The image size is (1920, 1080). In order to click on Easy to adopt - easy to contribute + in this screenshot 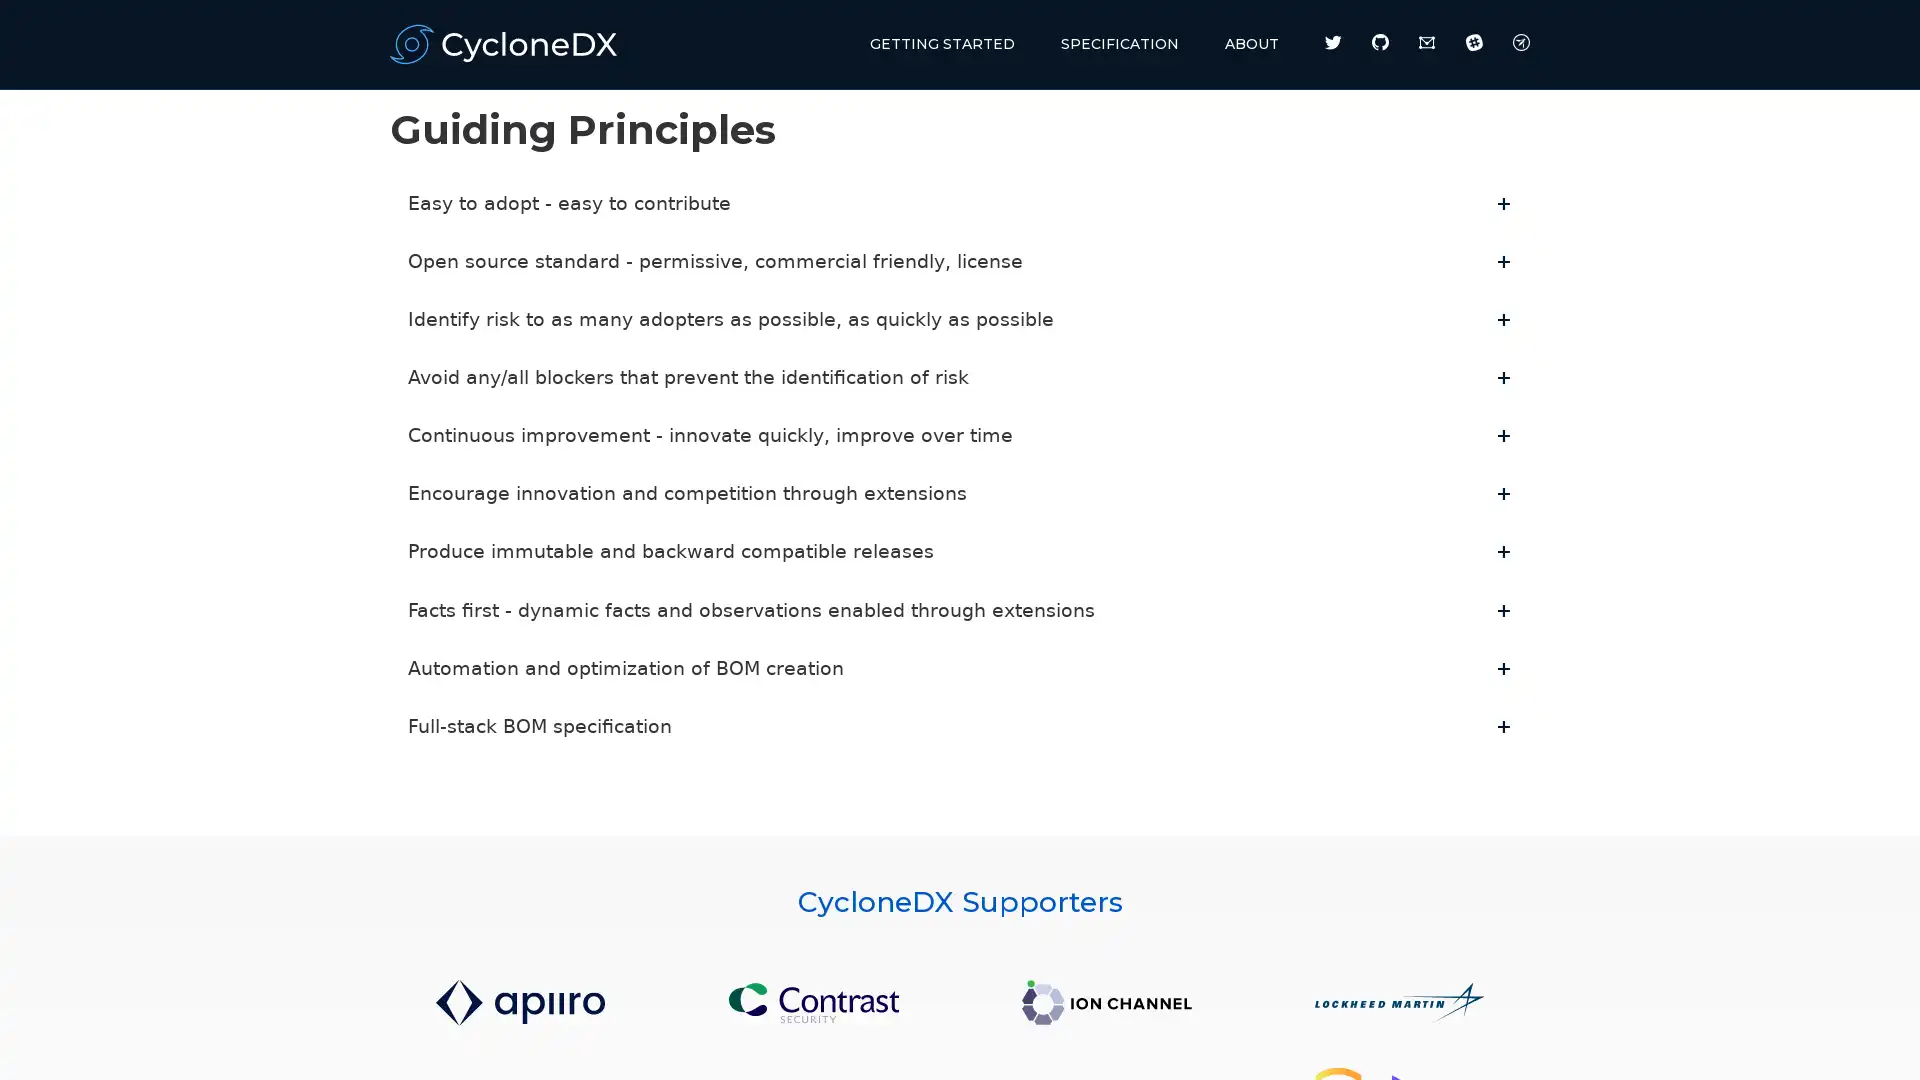, I will do `click(960, 204)`.